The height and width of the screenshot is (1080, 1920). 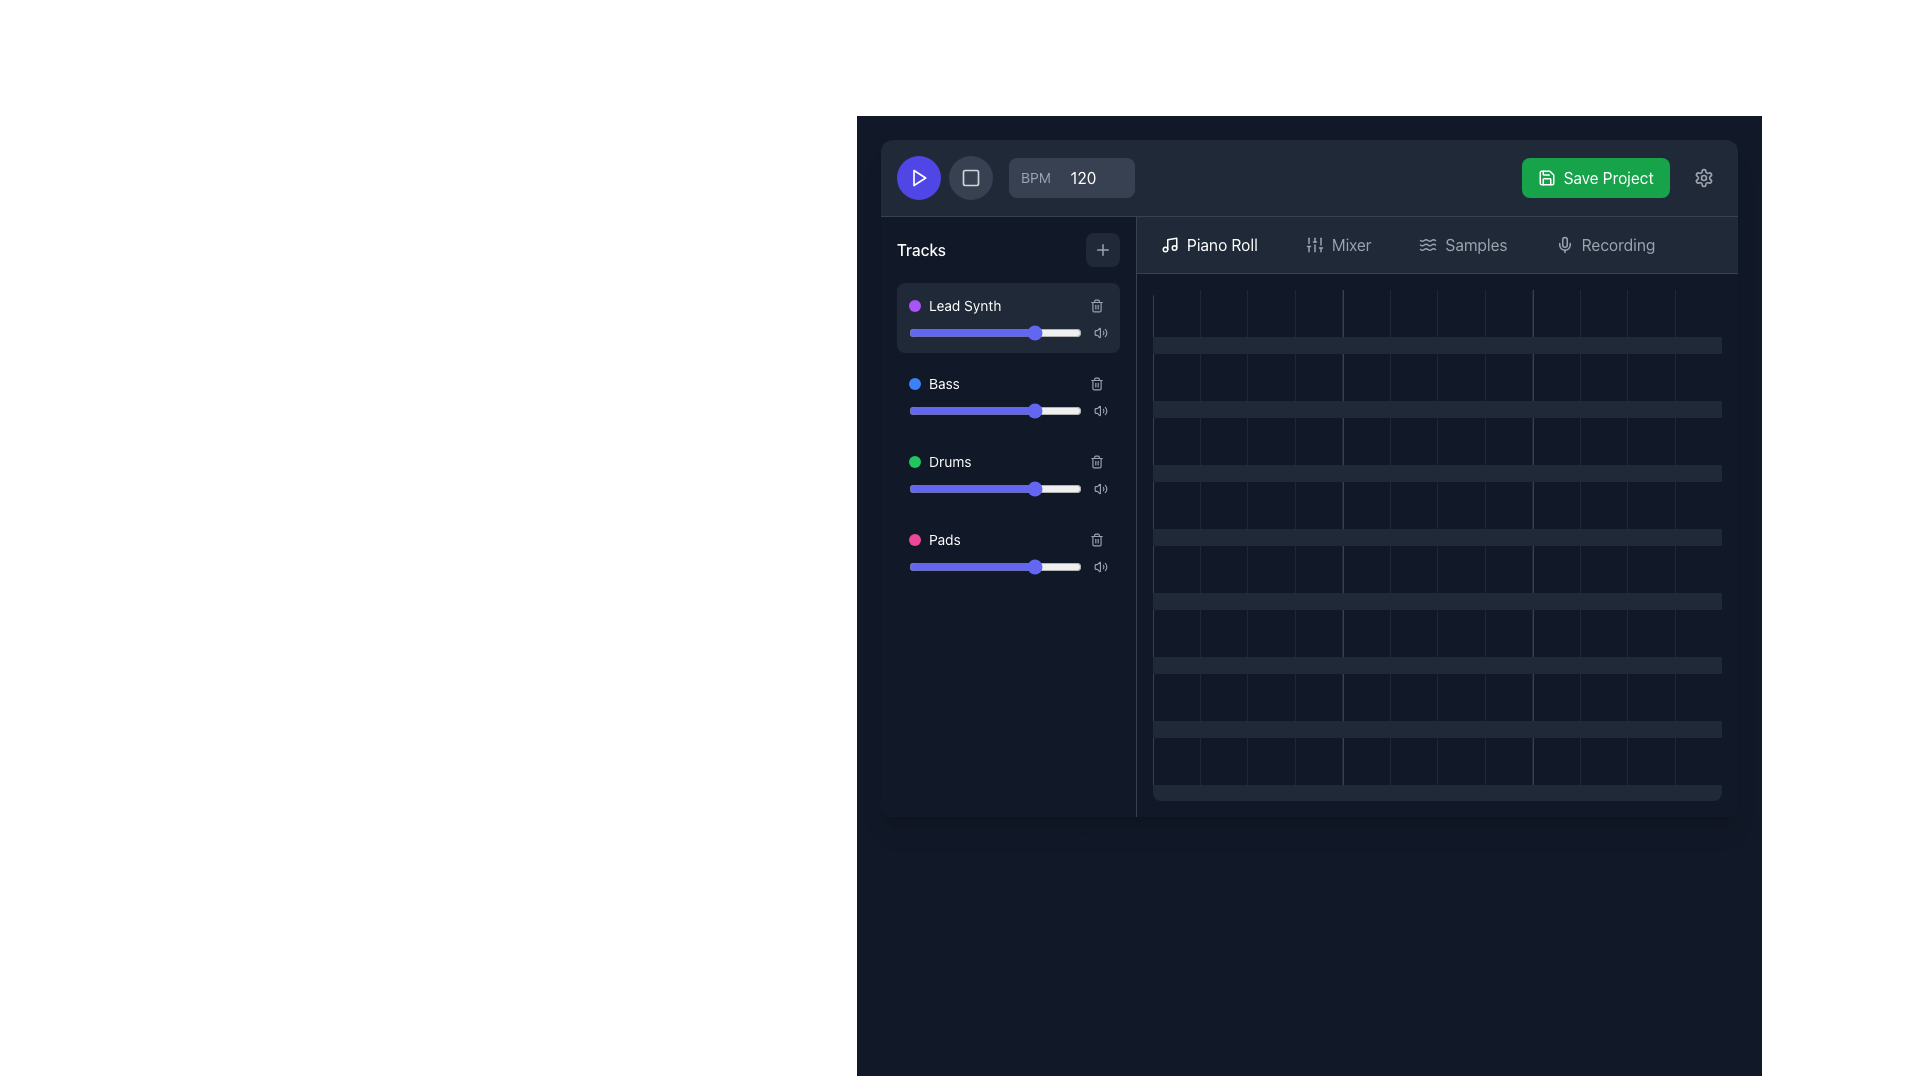 What do you see at coordinates (1270, 761) in the screenshot?
I see `the square grid cell located in the last row and third column of the grid, which is dark gray and has no visible content` at bounding box center [1270, 761].